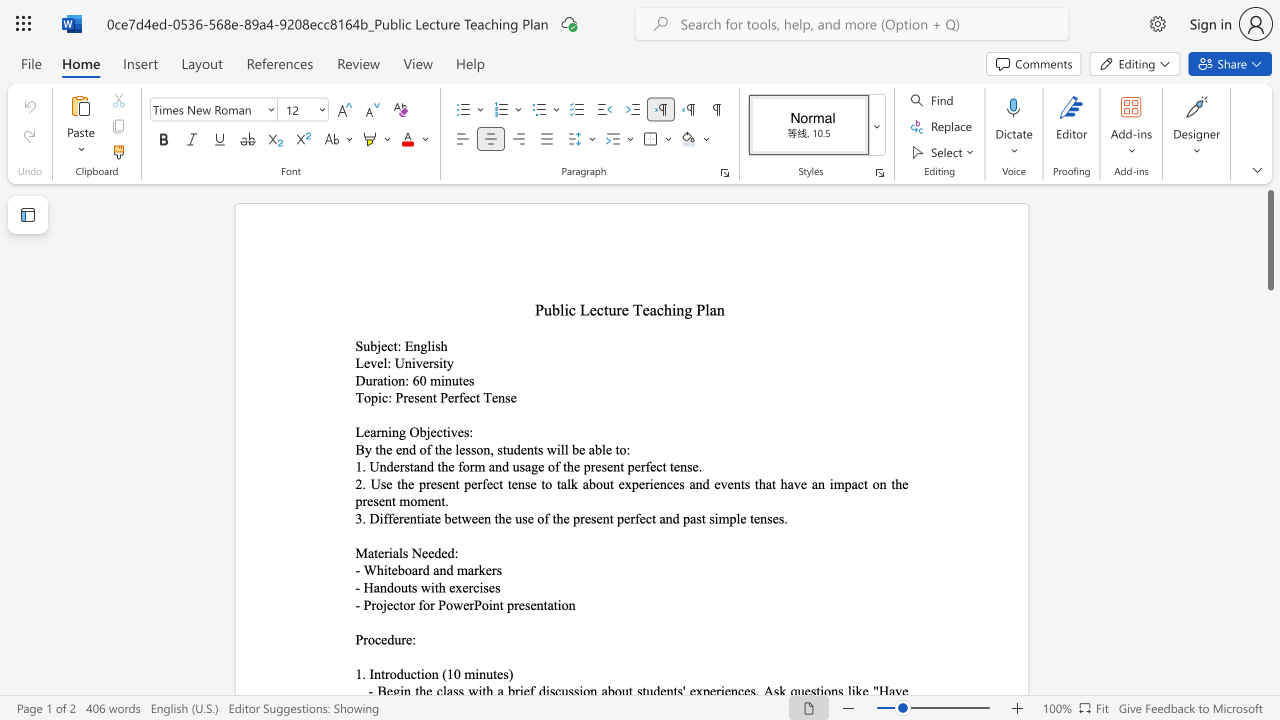  What do you see at coordinates (399, 466) in the screenshot?
I see `the subset text "rstand the form and usage o" within the text "1. Understand the form and usage of the present perfect tense."` at bounding box center [399, 466].